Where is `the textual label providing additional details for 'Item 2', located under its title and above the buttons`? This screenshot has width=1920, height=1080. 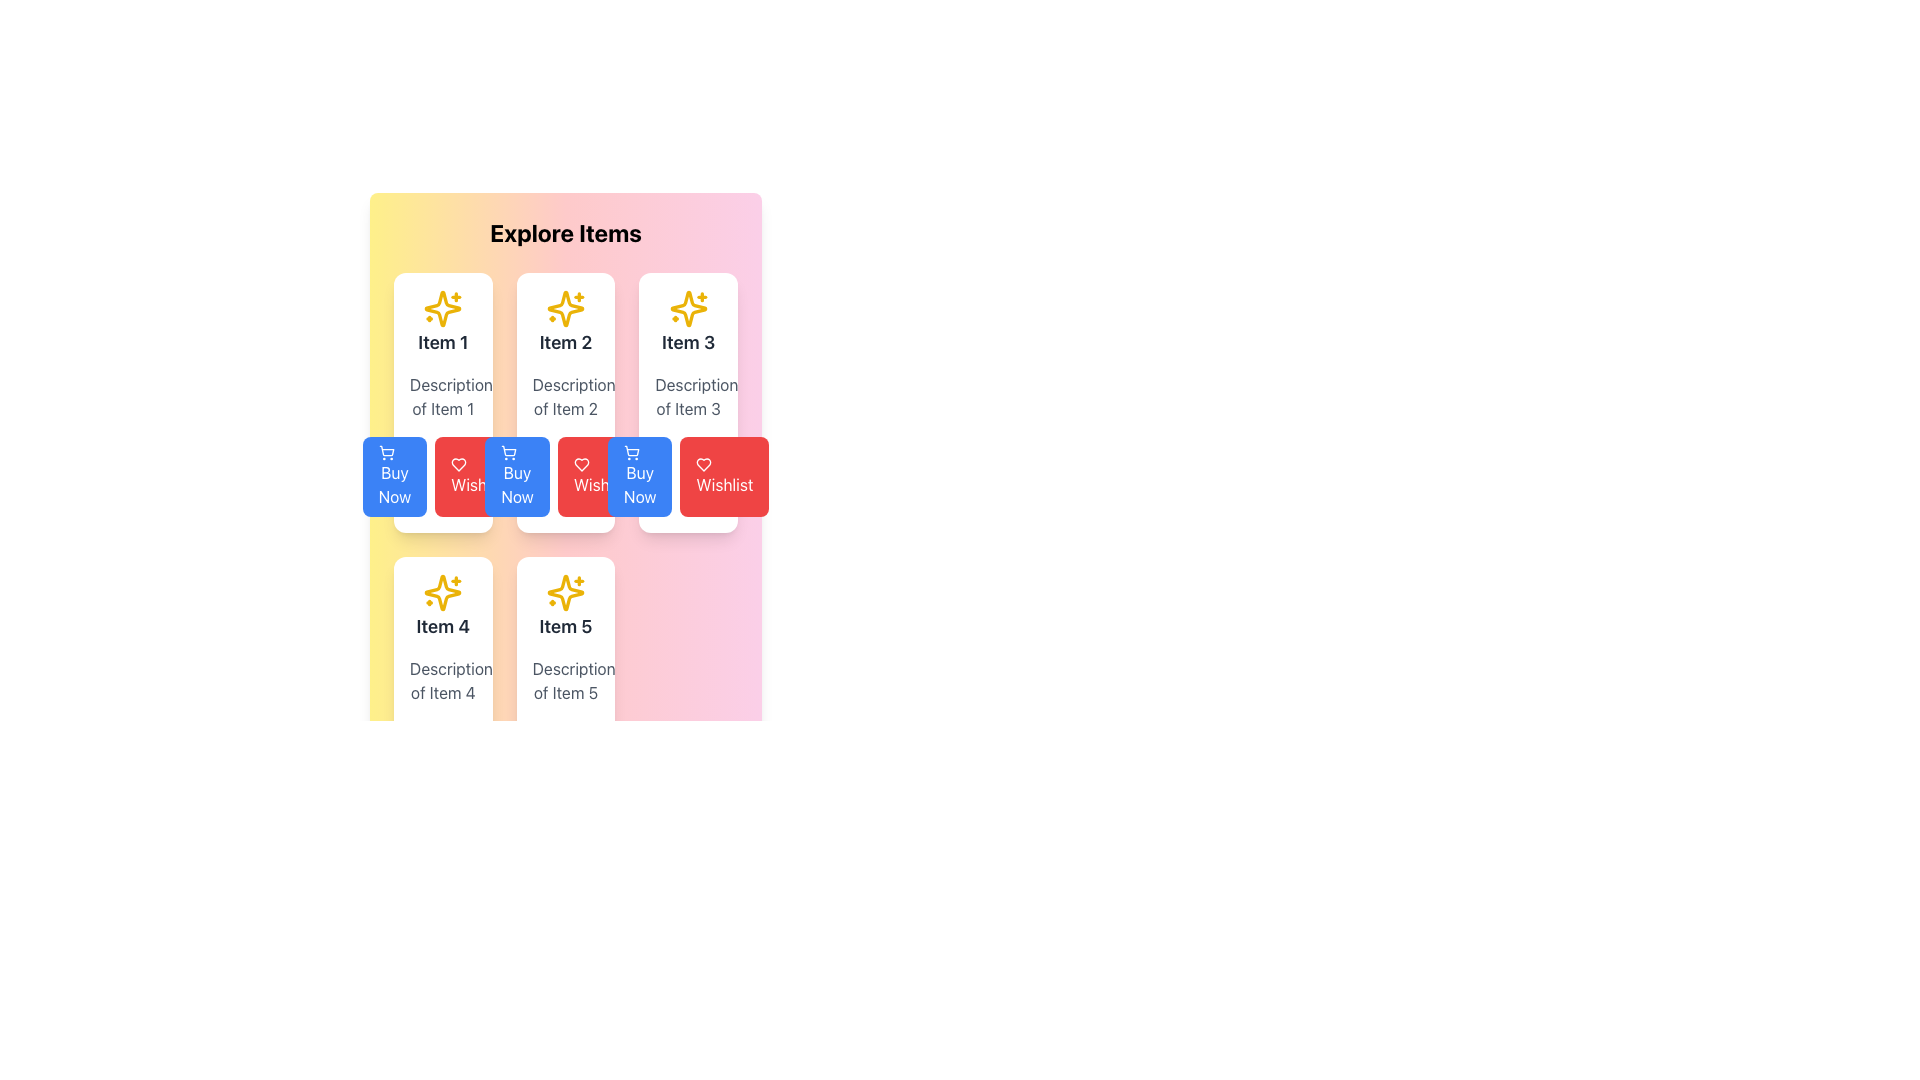
the textual label providing additional details for 'Item 2', located under its title and above the buttons is located at coordinates (565, 397).